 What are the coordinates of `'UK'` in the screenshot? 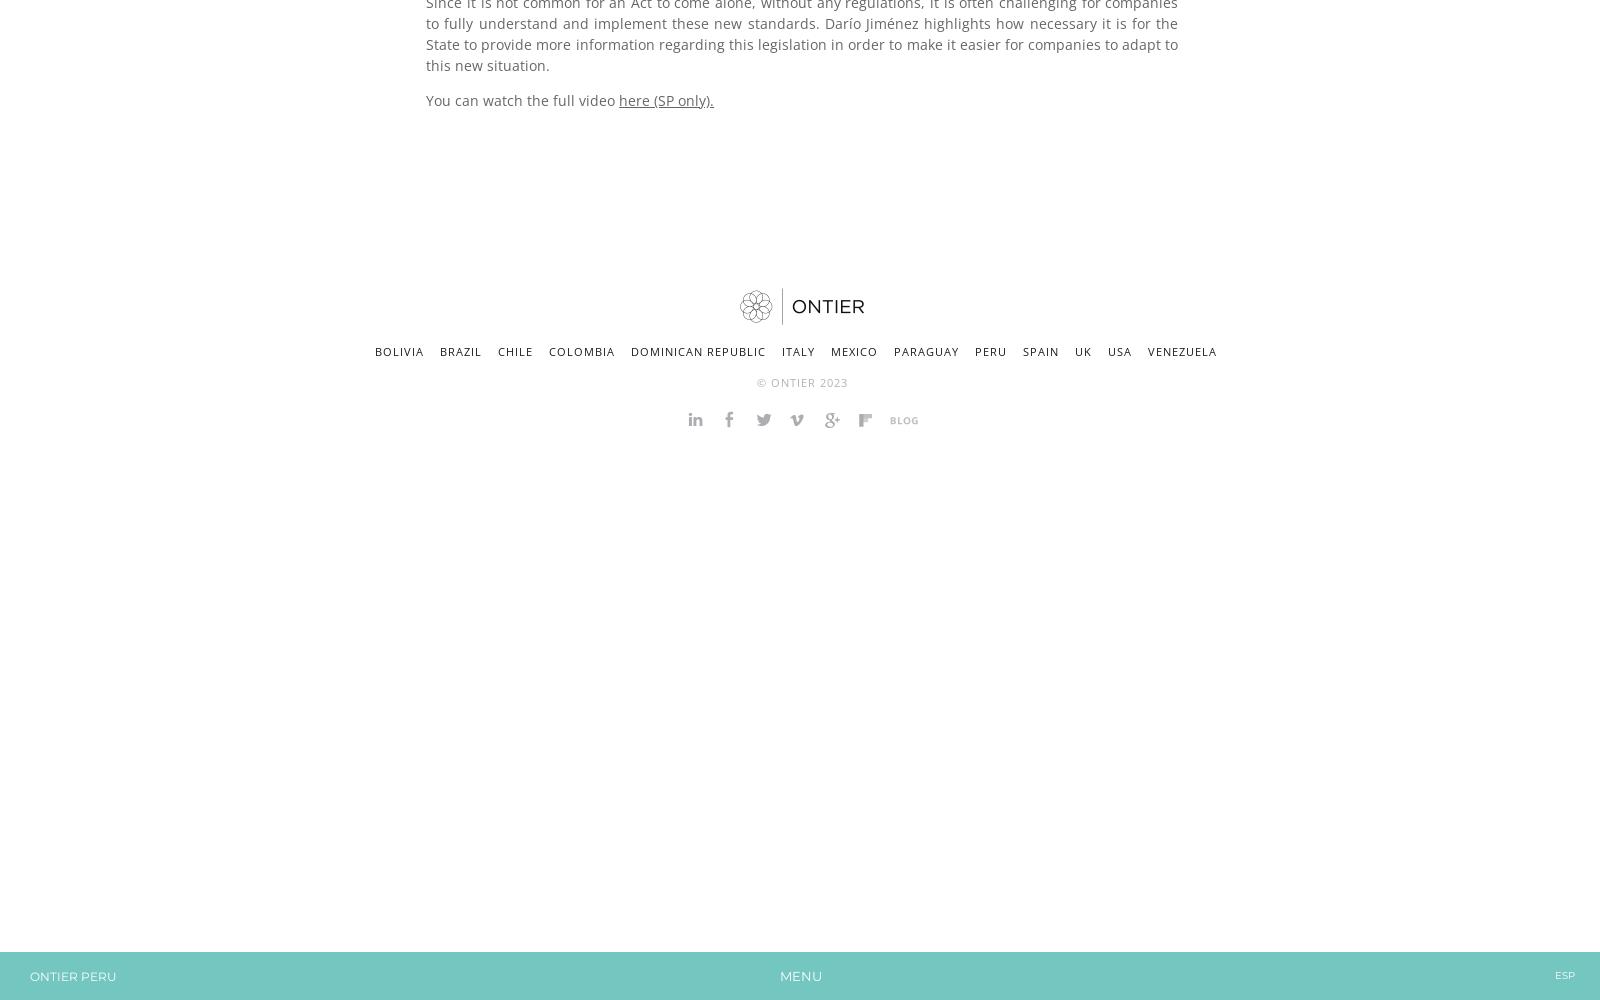 It's located at (1083, 350).